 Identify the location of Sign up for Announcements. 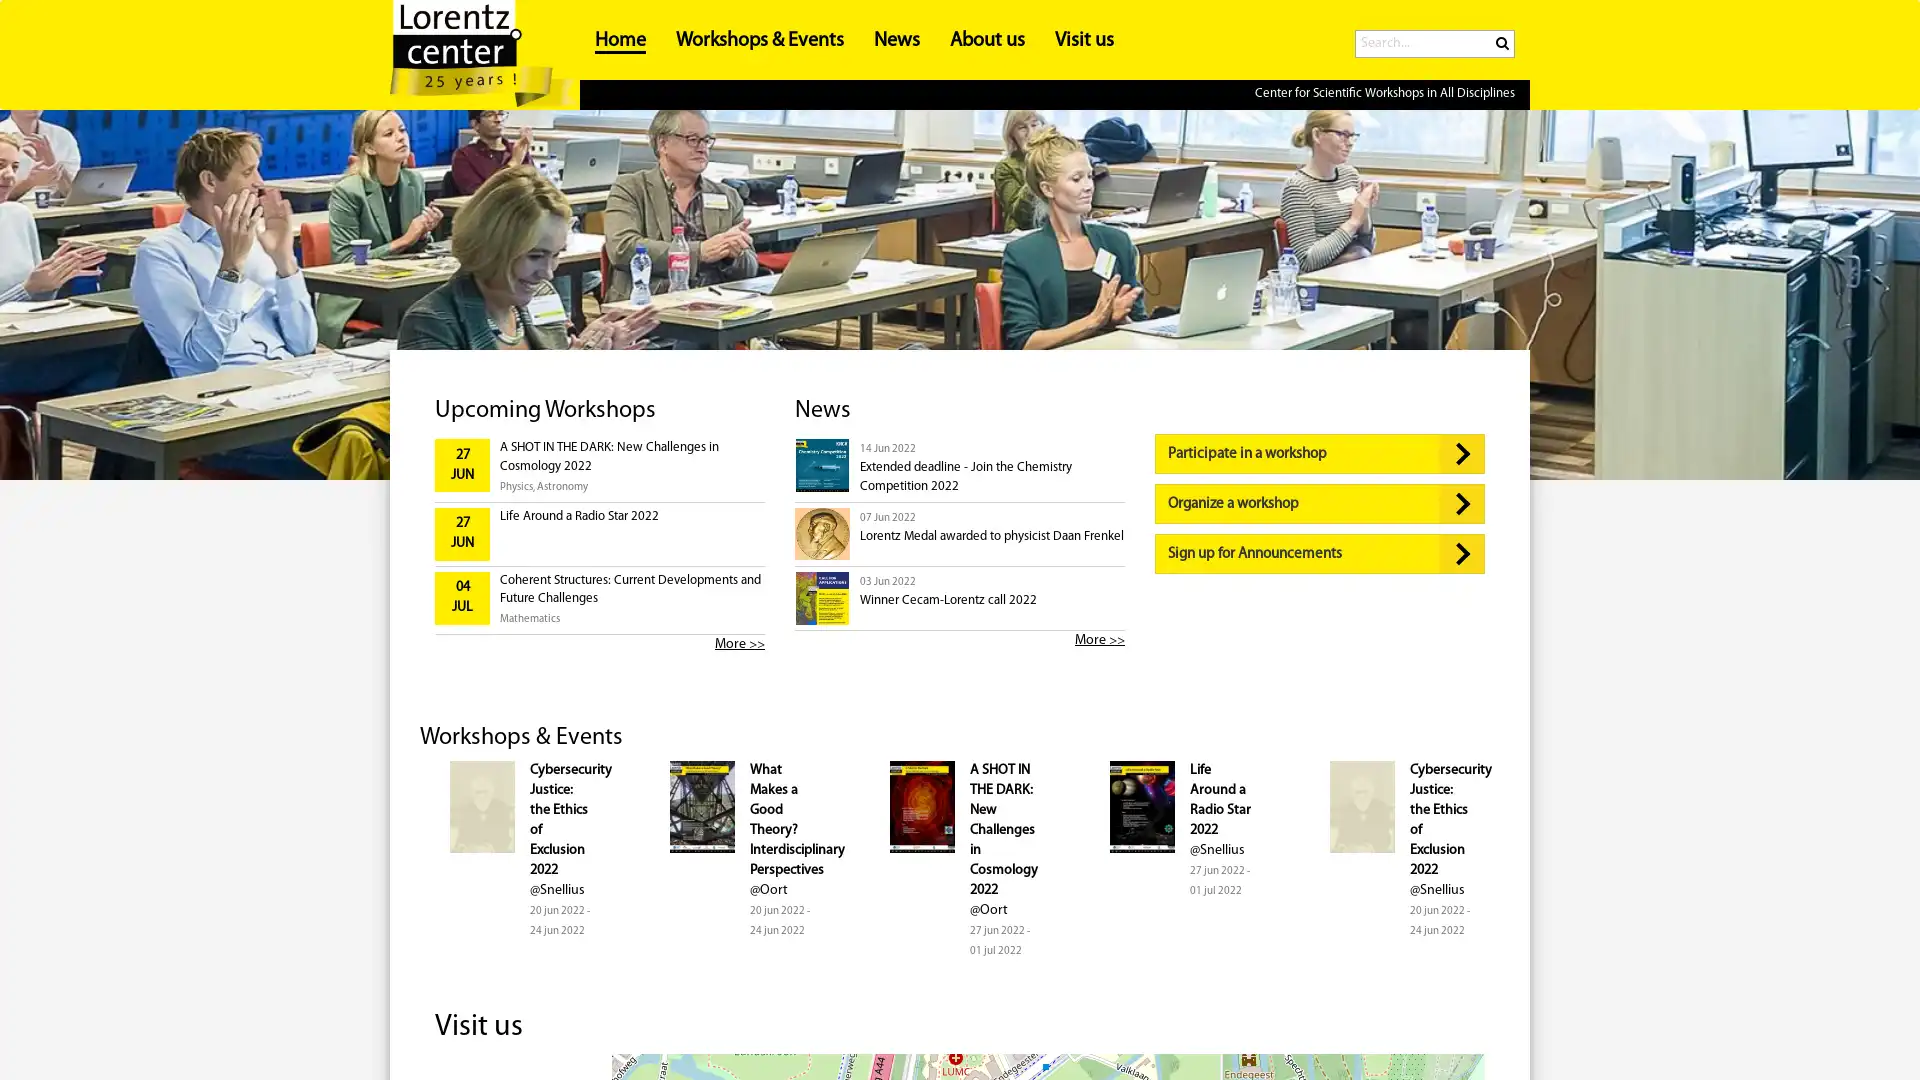
(1320, 554).